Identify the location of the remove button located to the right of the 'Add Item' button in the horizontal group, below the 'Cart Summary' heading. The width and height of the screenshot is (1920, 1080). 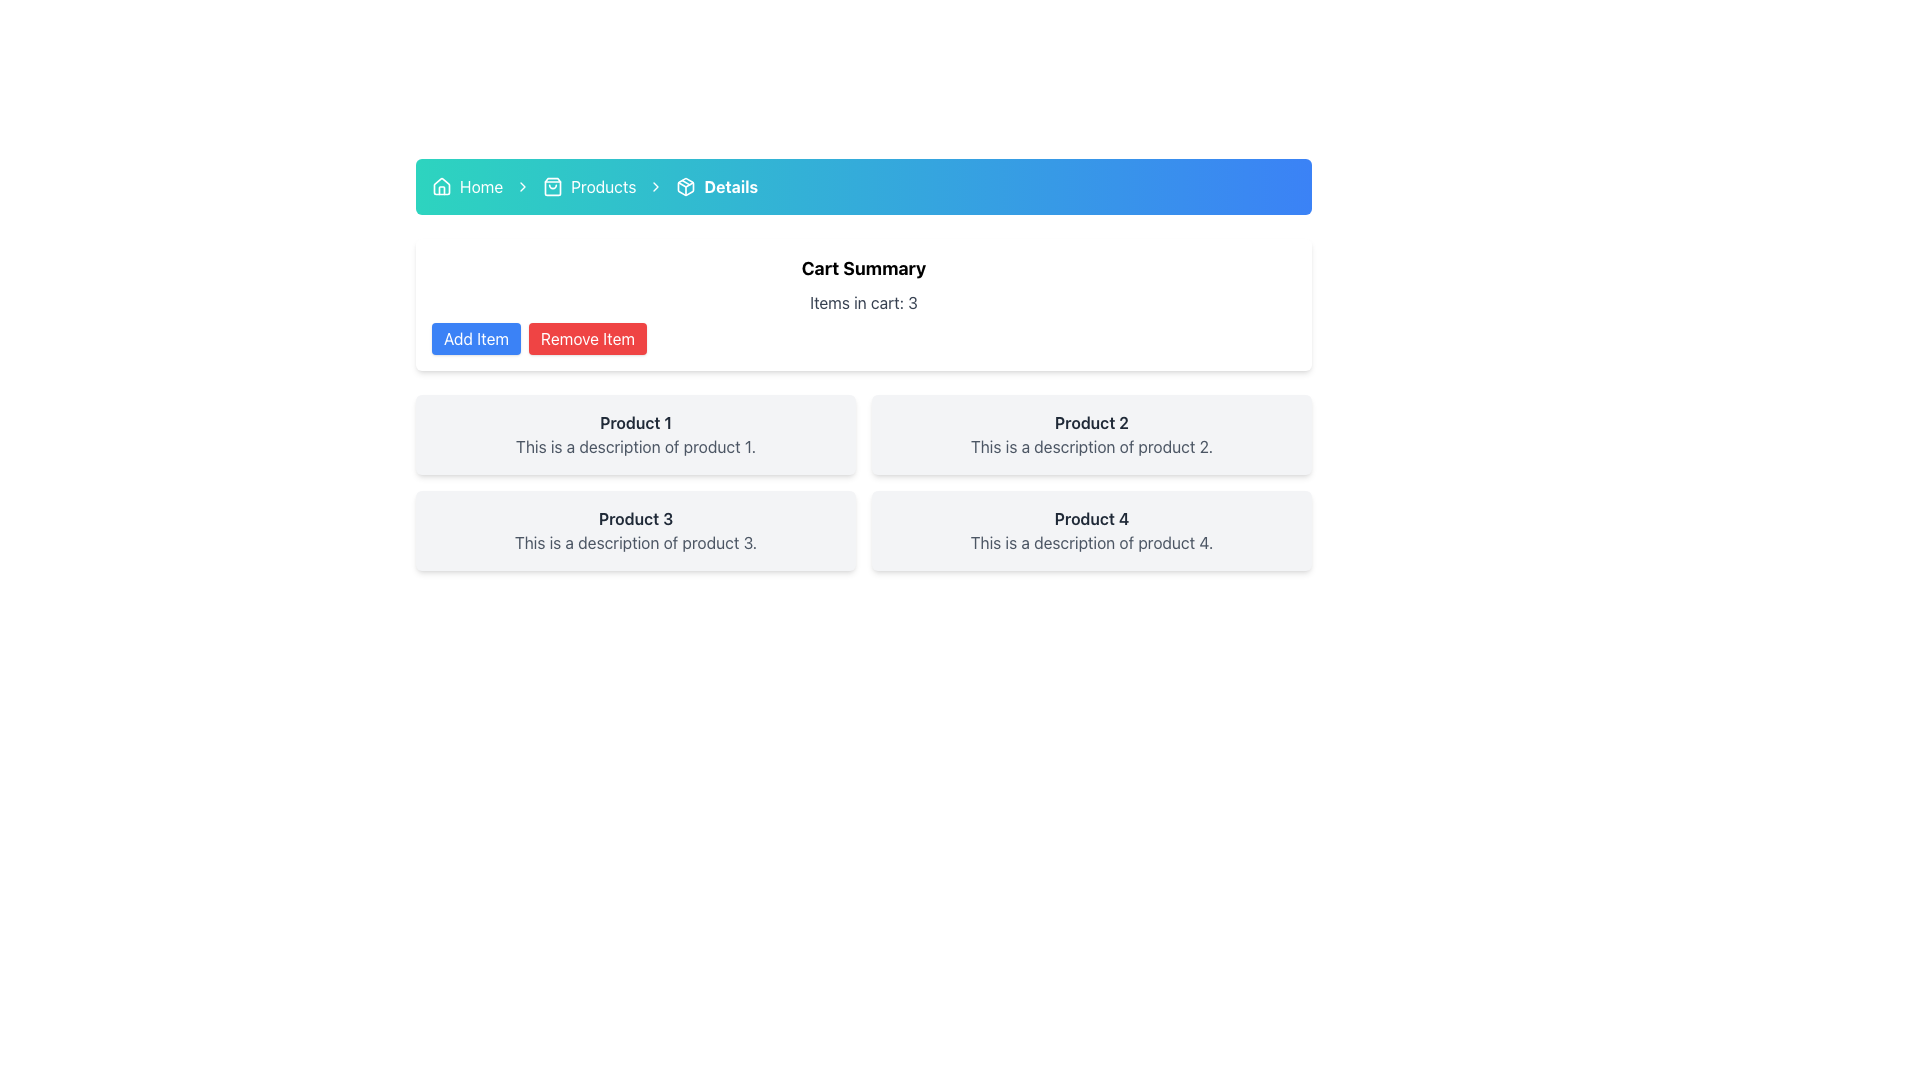
(587, 338).